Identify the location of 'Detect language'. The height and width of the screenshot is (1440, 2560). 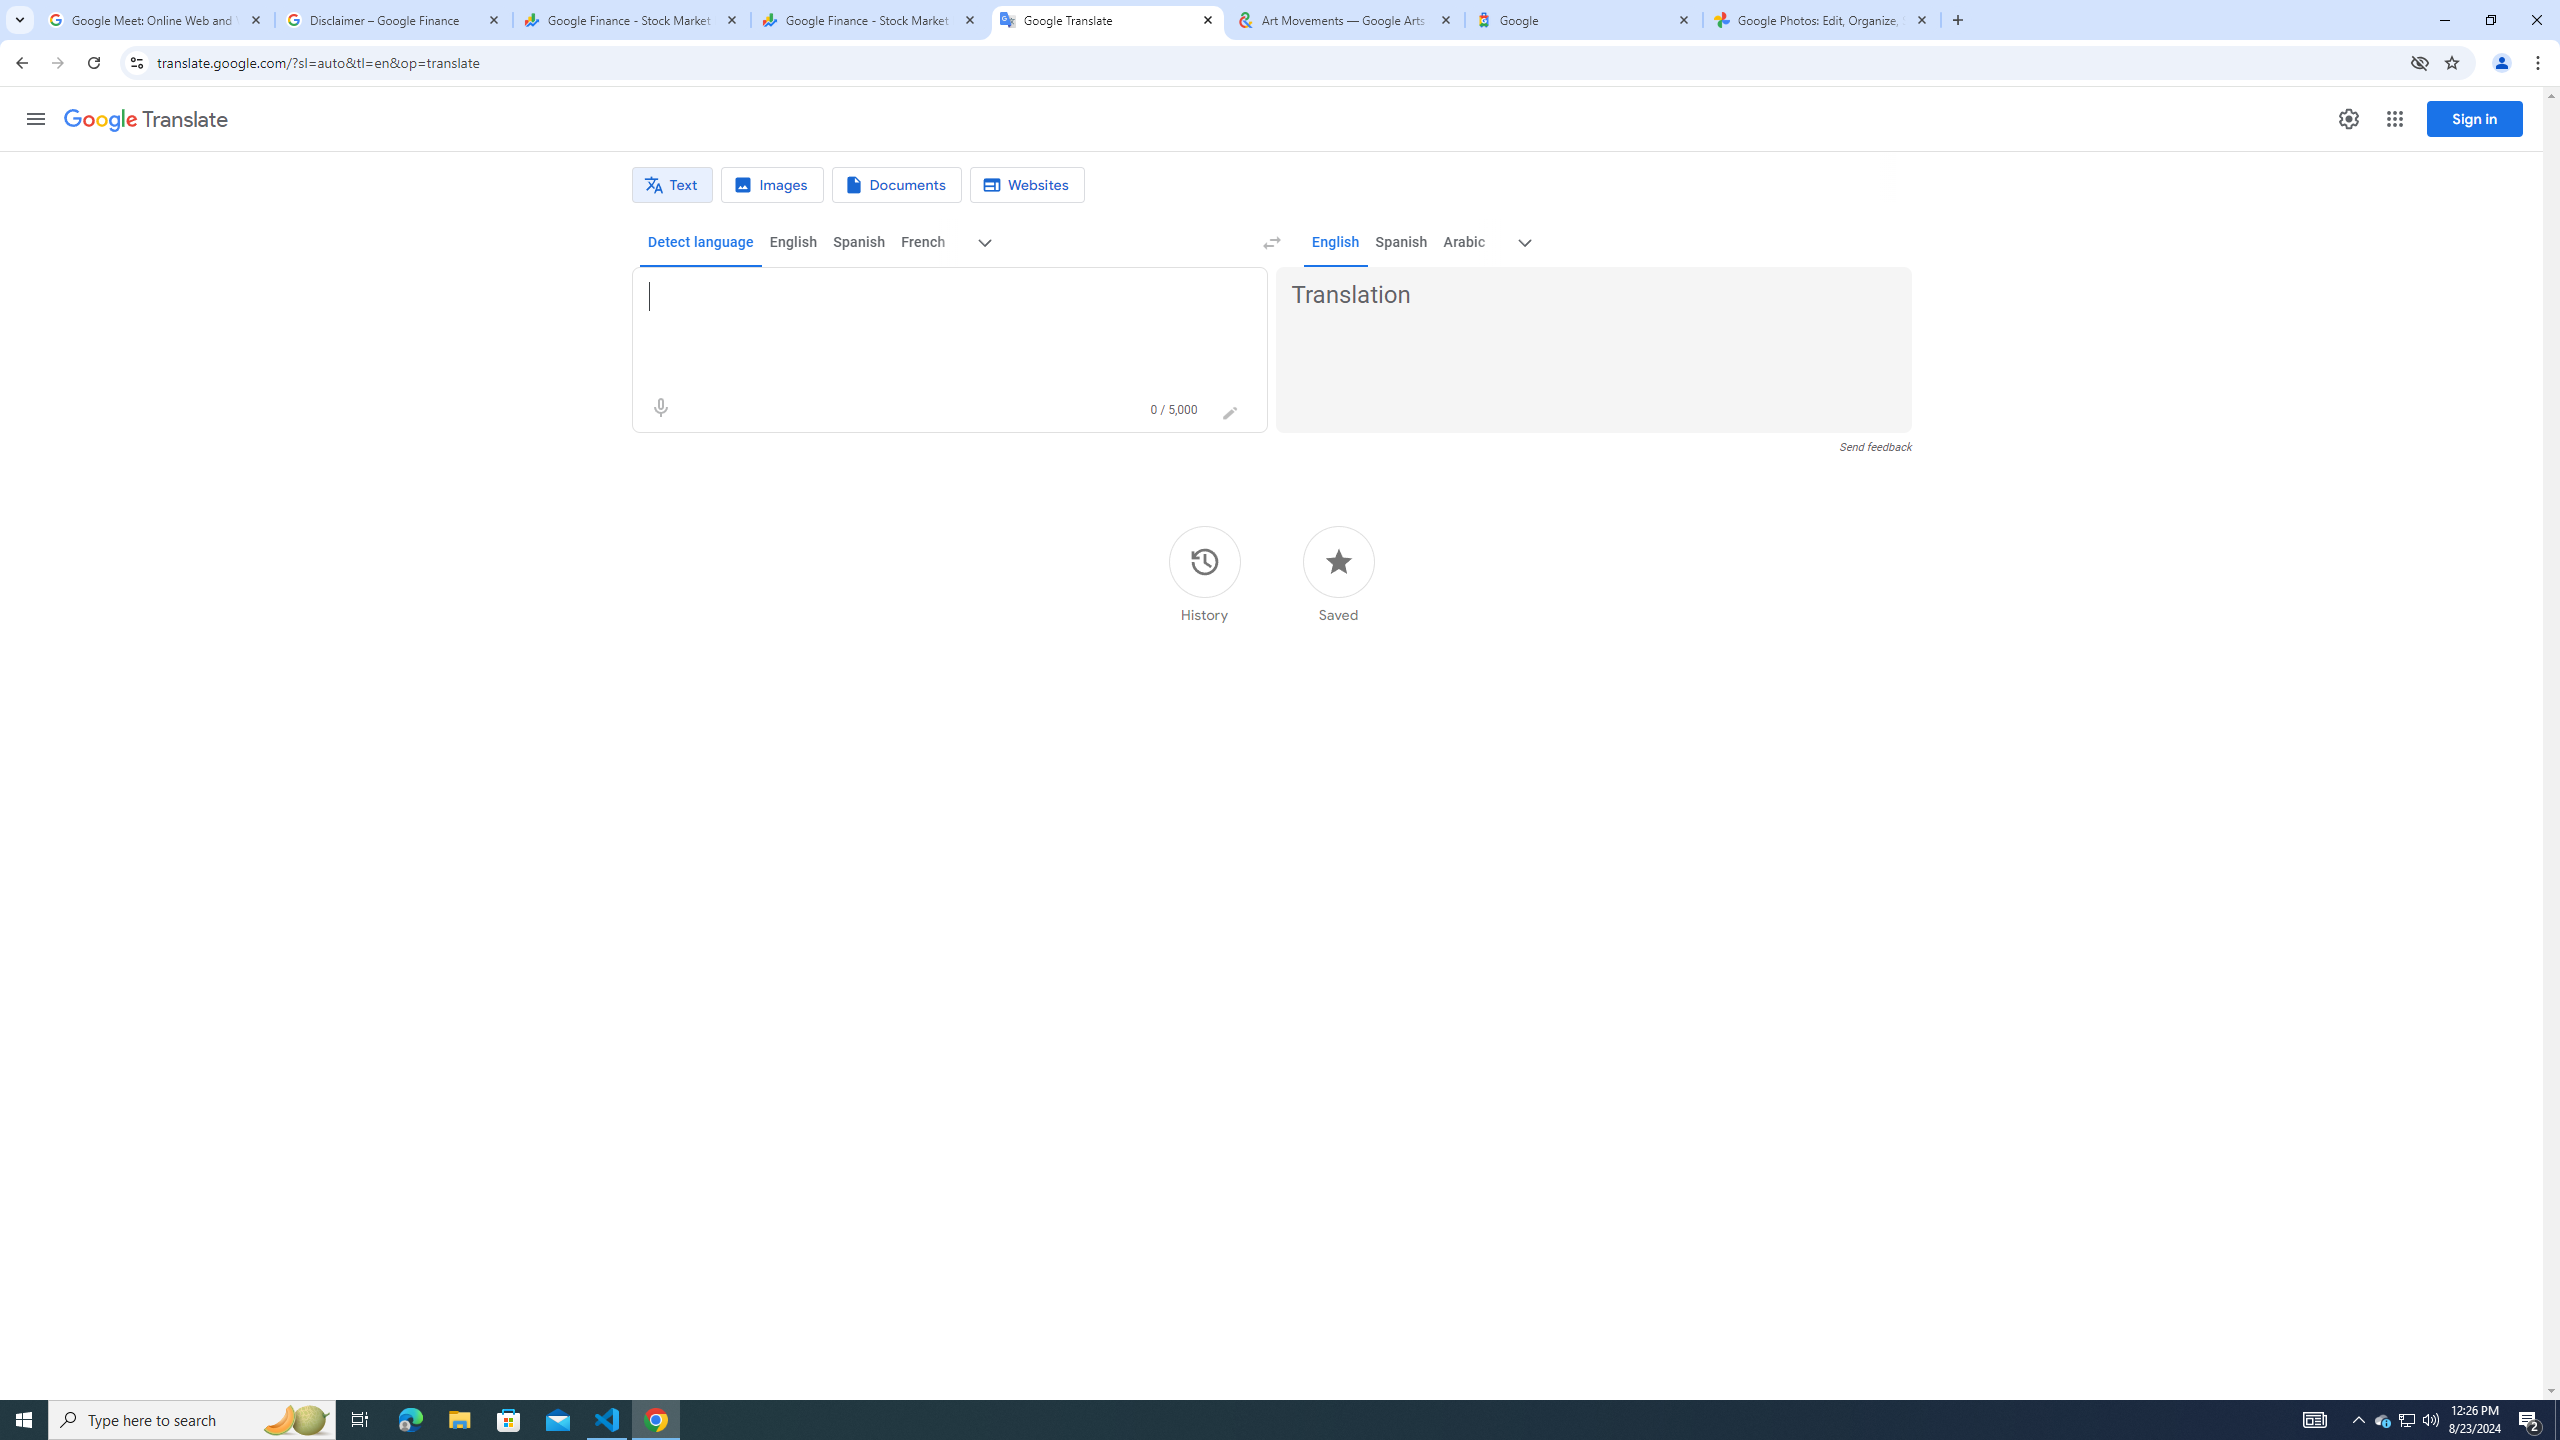
(701, 241).